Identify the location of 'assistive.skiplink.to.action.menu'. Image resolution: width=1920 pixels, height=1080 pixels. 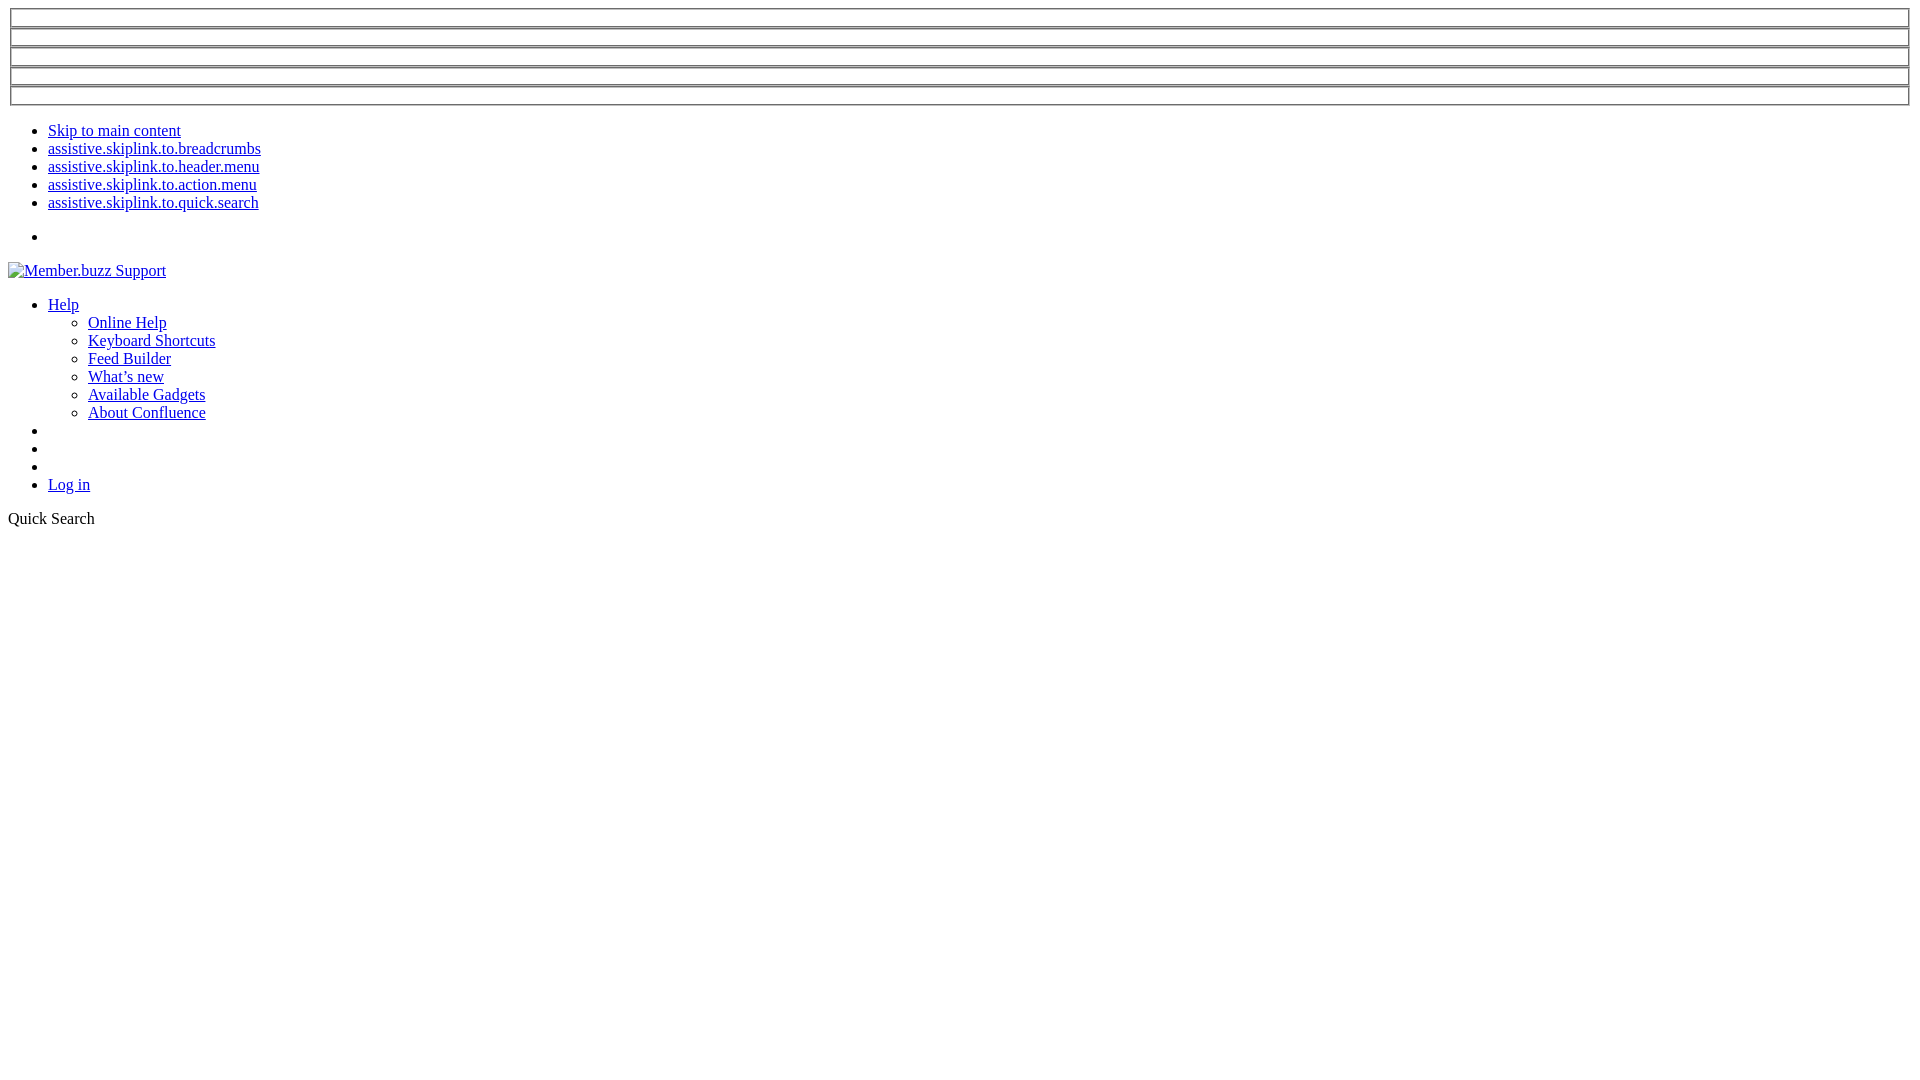
(151, 184).